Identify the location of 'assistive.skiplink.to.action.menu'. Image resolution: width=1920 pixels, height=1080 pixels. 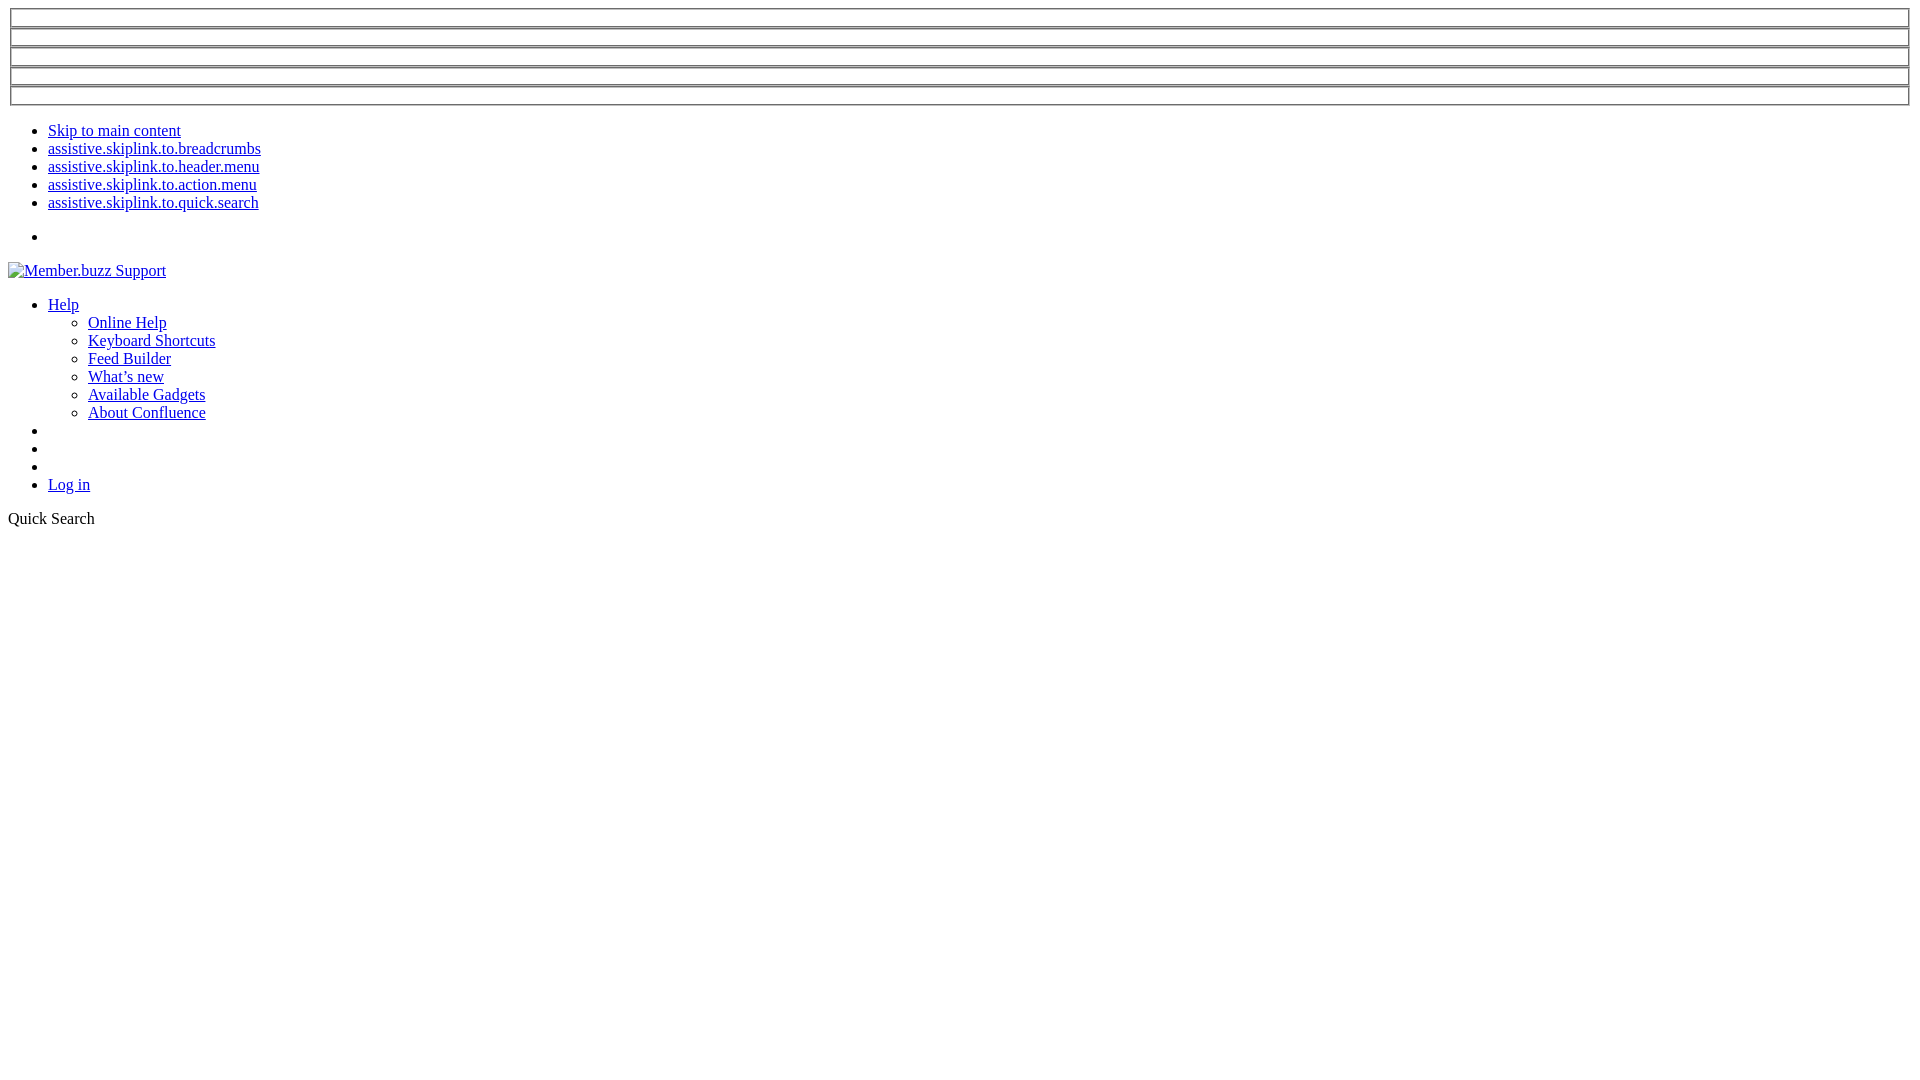
(151, 184).